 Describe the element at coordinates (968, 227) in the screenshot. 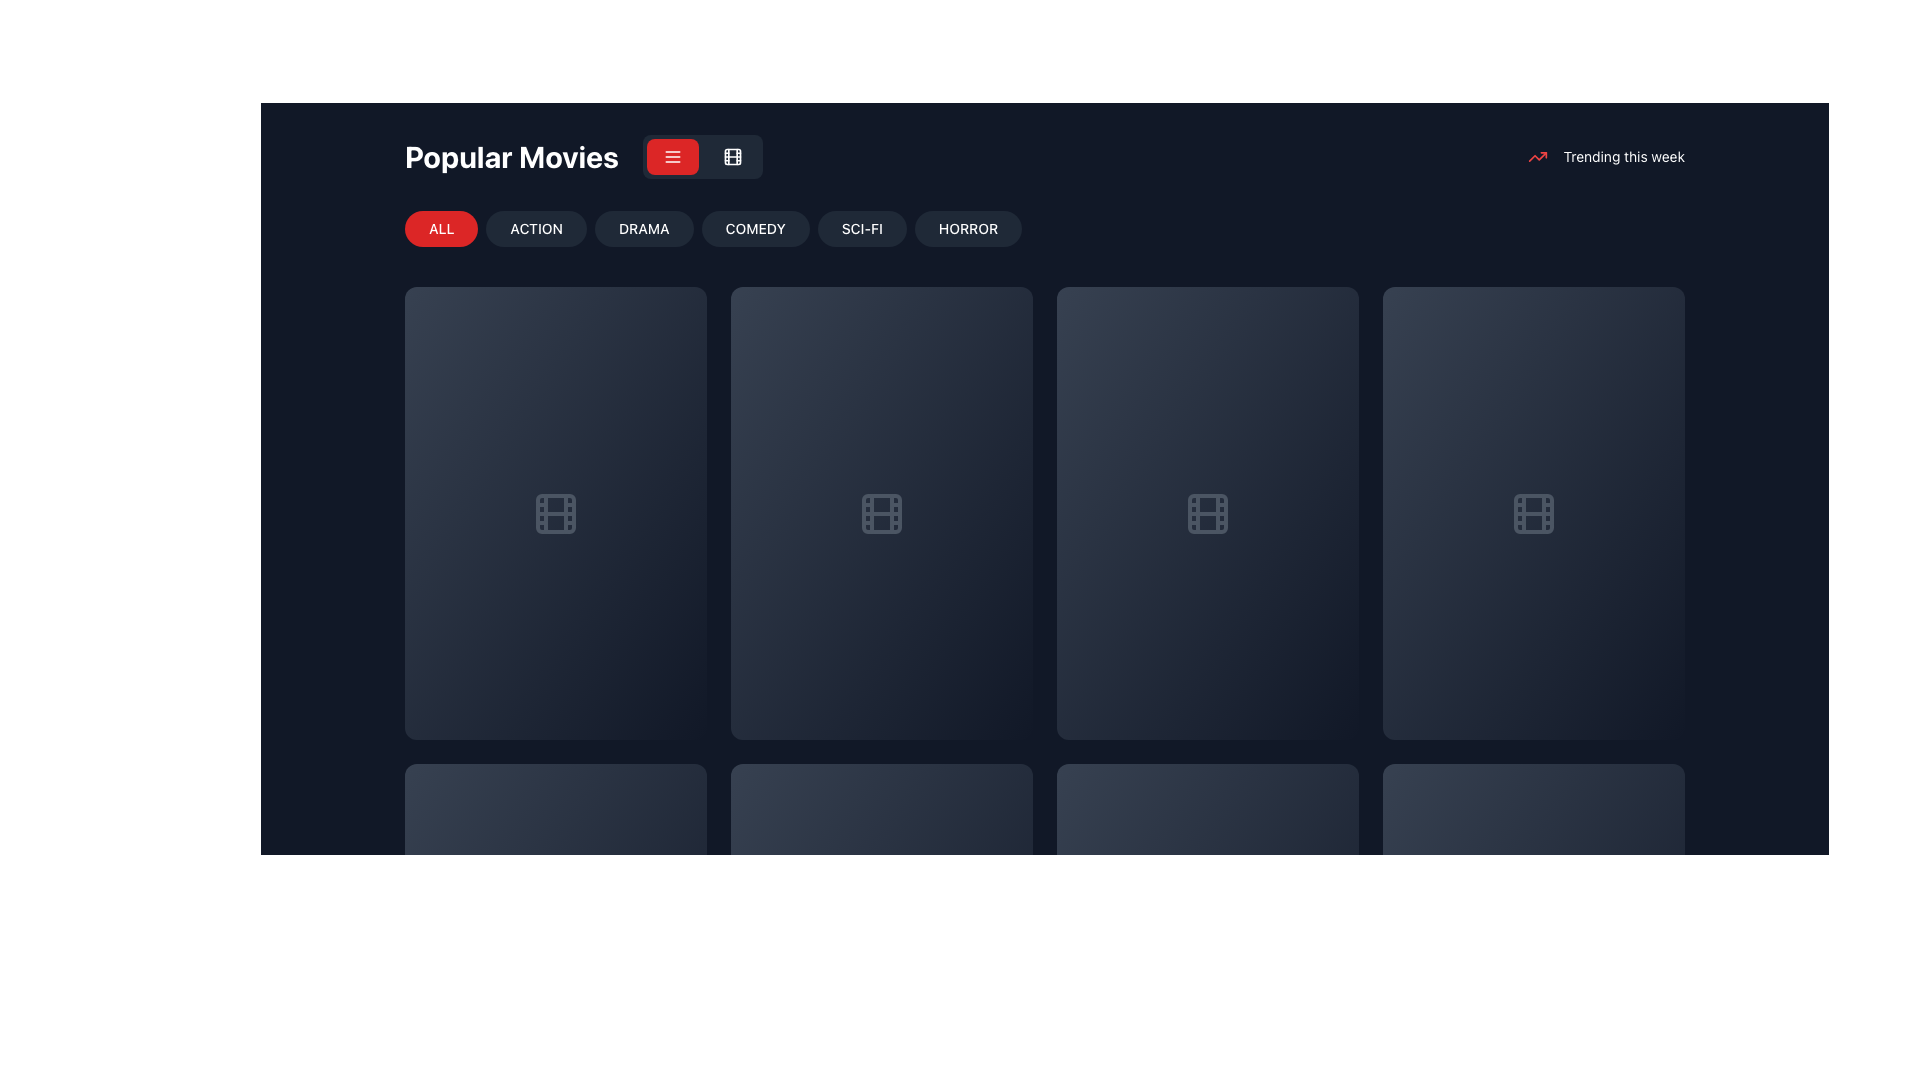

I see `the 'HORROR' button, which is the sixth button in the navigation bar, to filter movies by the Horror genre` at that location.